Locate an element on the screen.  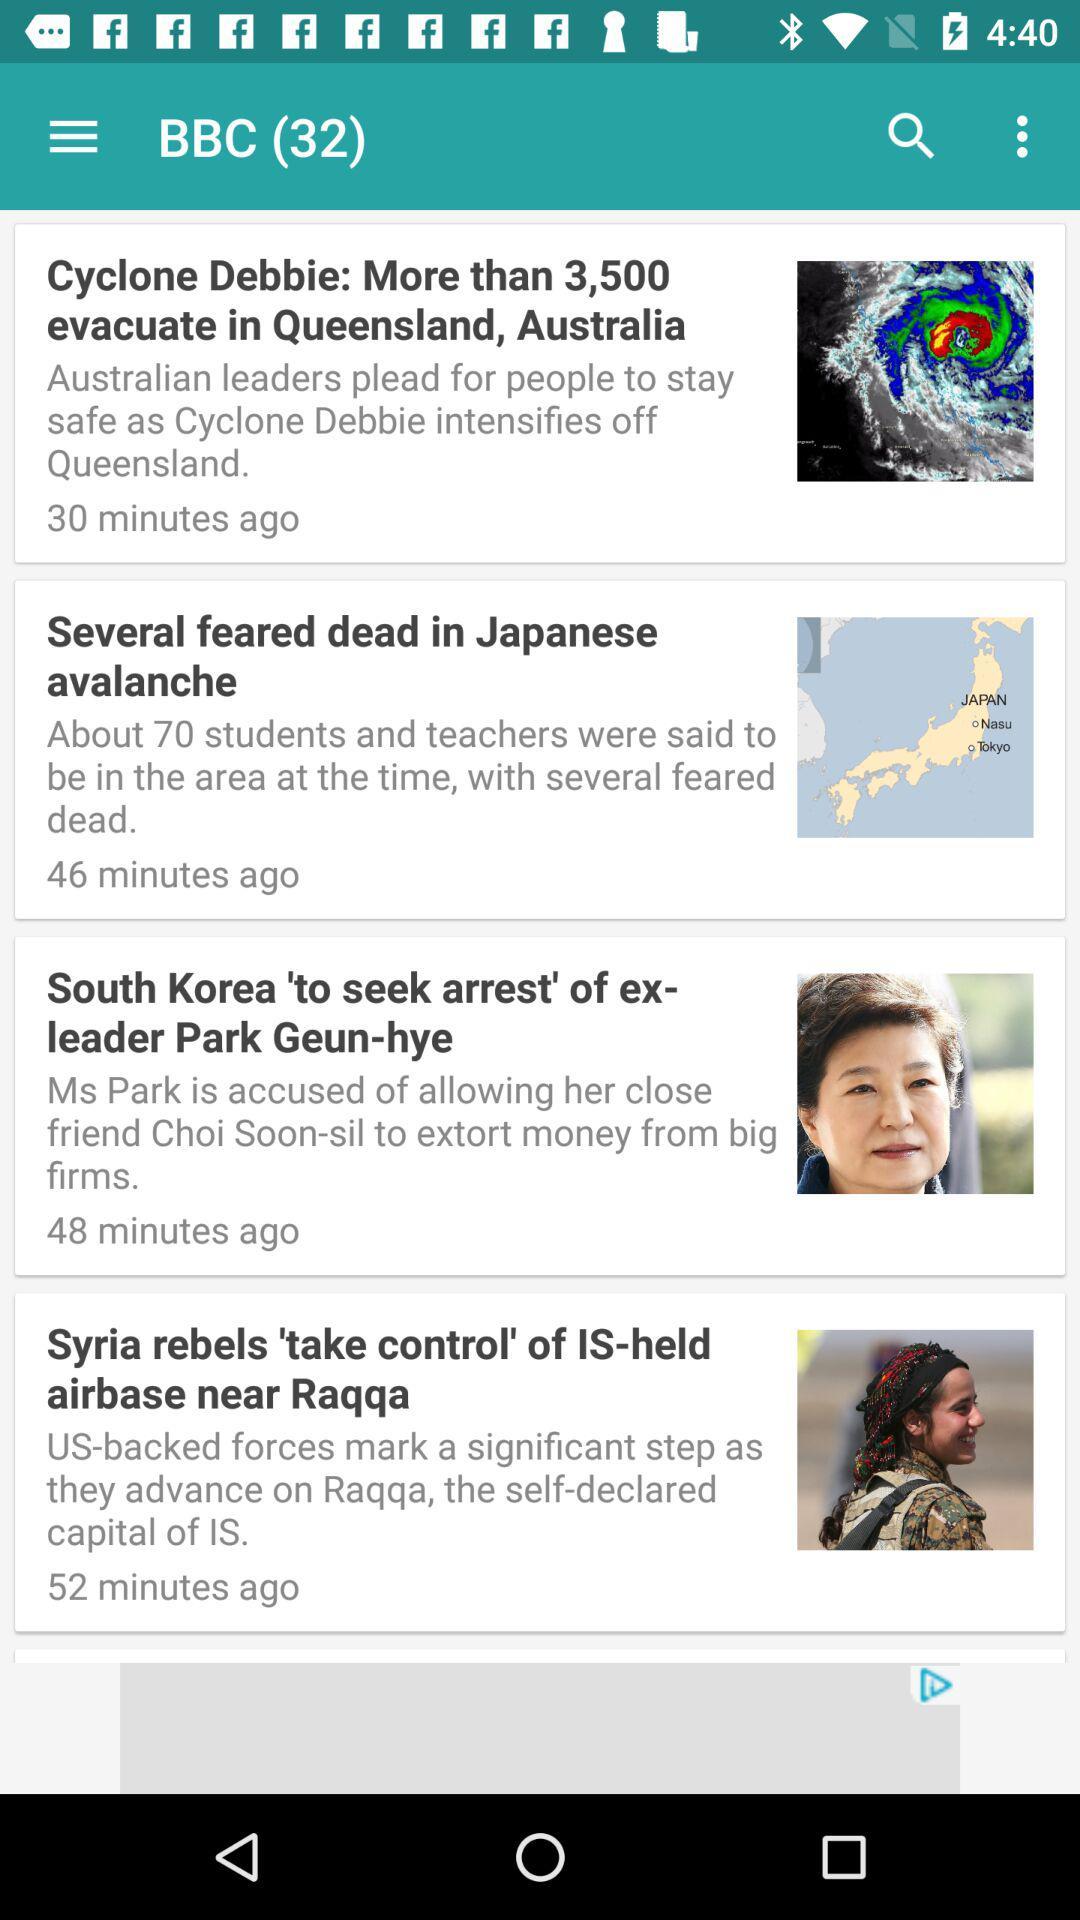
item above cyclone debbie more icon is located at coordinates (540, 138).